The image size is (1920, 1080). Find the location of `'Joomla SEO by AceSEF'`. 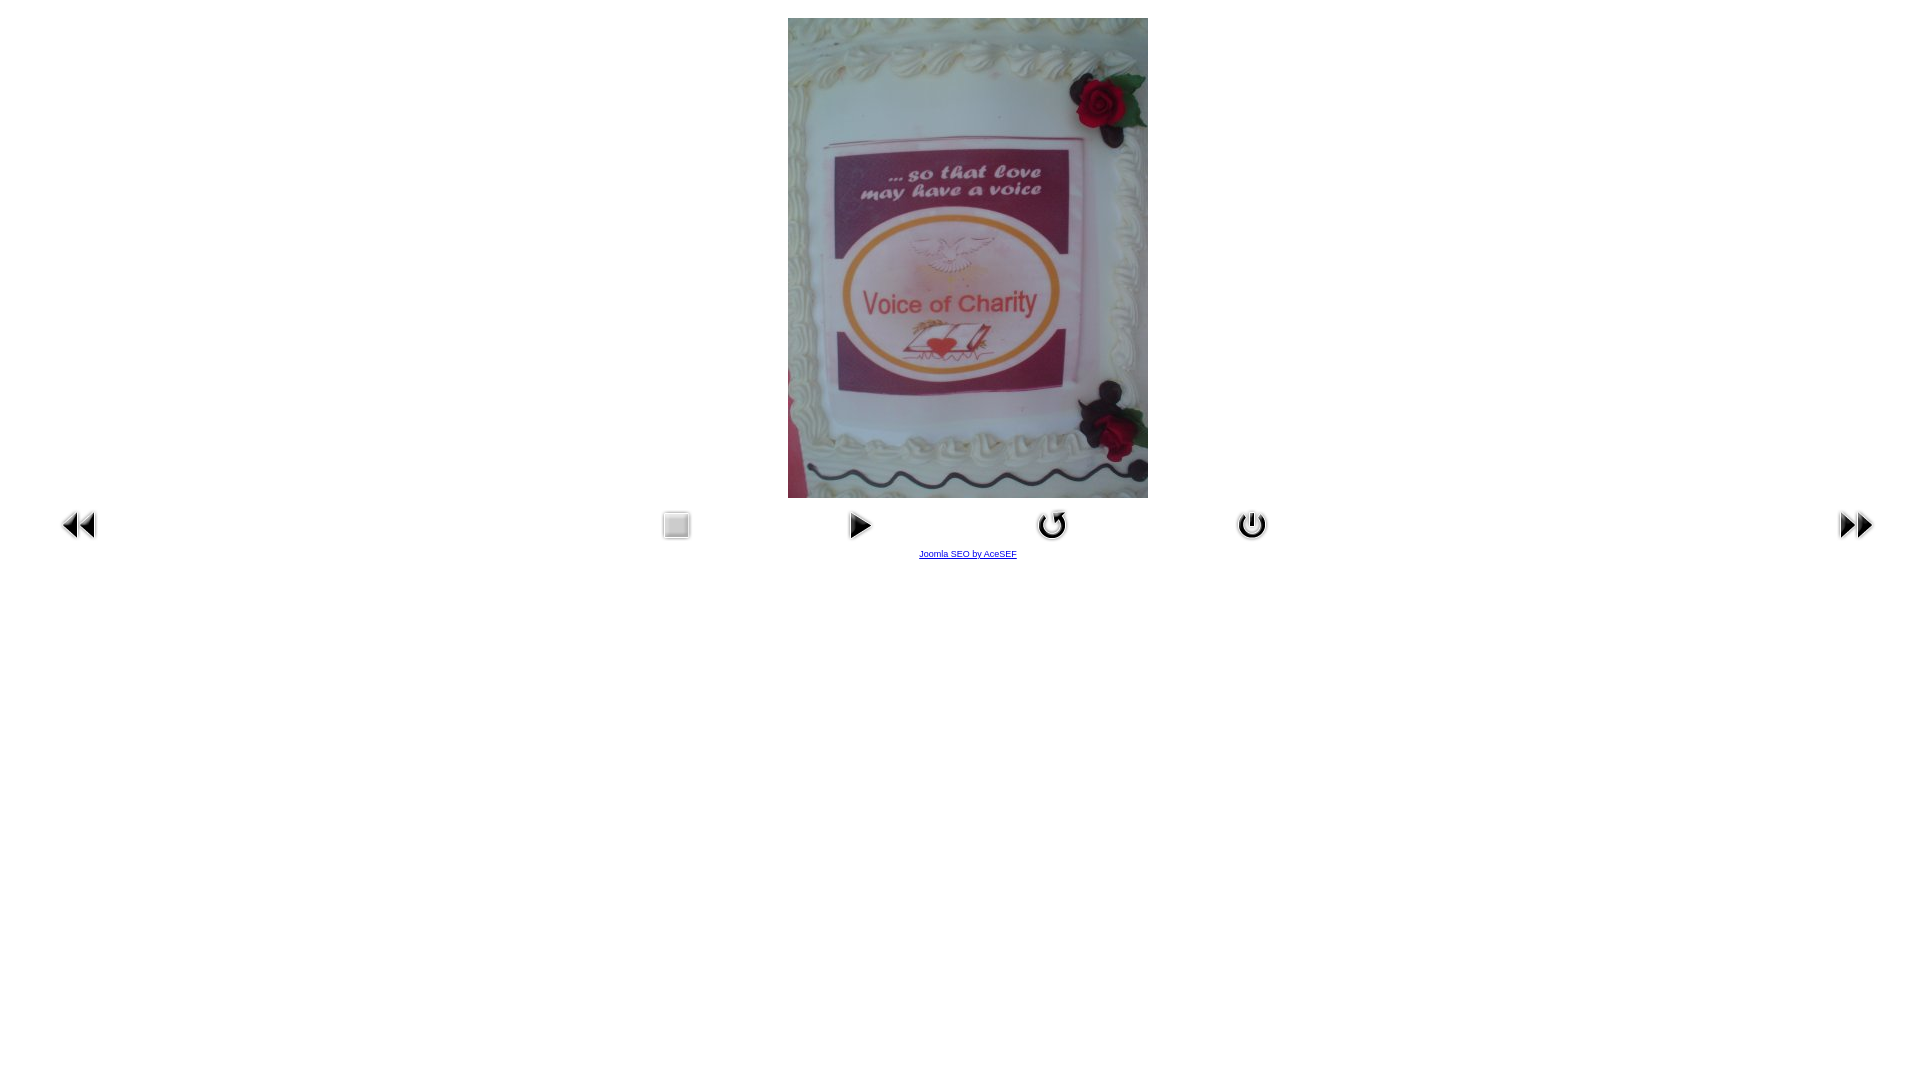

'Joomla SEO by AceSEF' is located at coordinates (968, 554).